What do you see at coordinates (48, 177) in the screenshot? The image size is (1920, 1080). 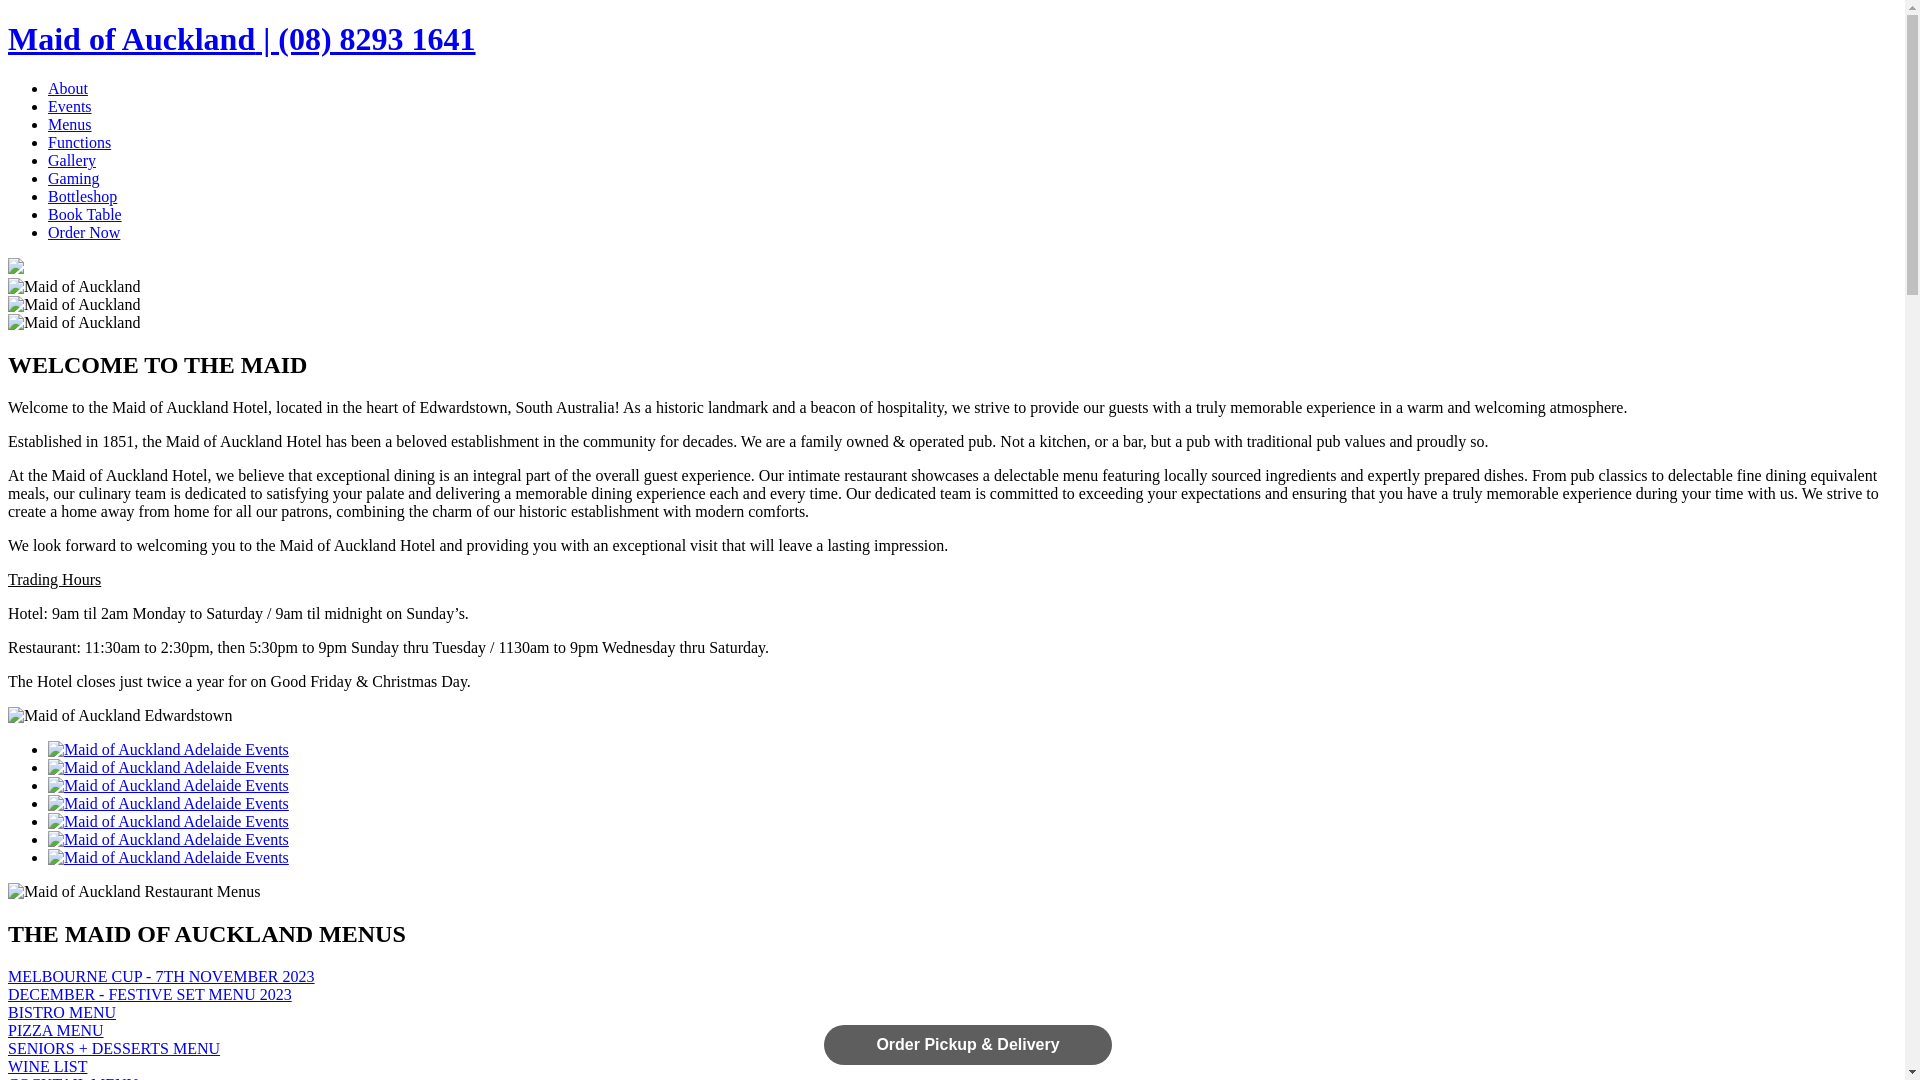 I see `'Gaming'` at bounding box center [48, 177].